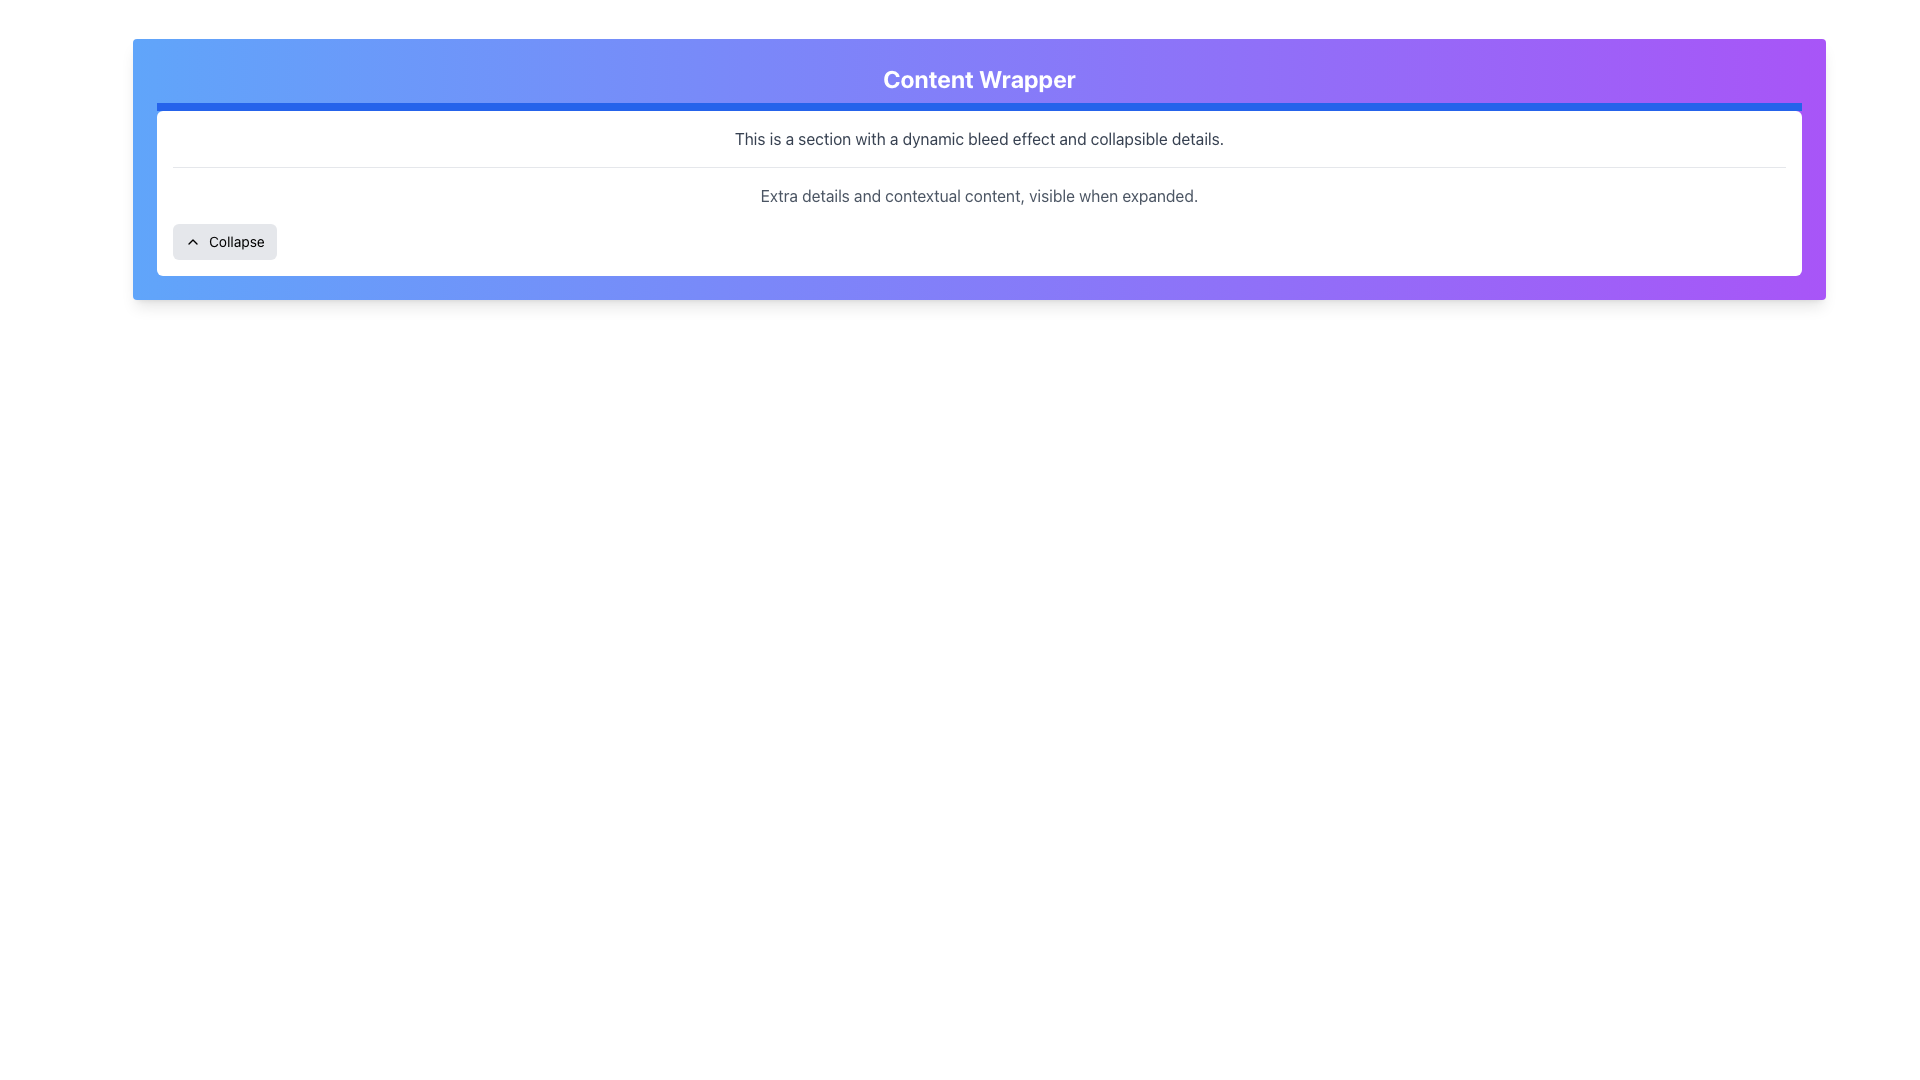  I want to click on the text element displaying 'Content Wrapper', which is styled in bold and large font against a gradient background, so click(979, 77).